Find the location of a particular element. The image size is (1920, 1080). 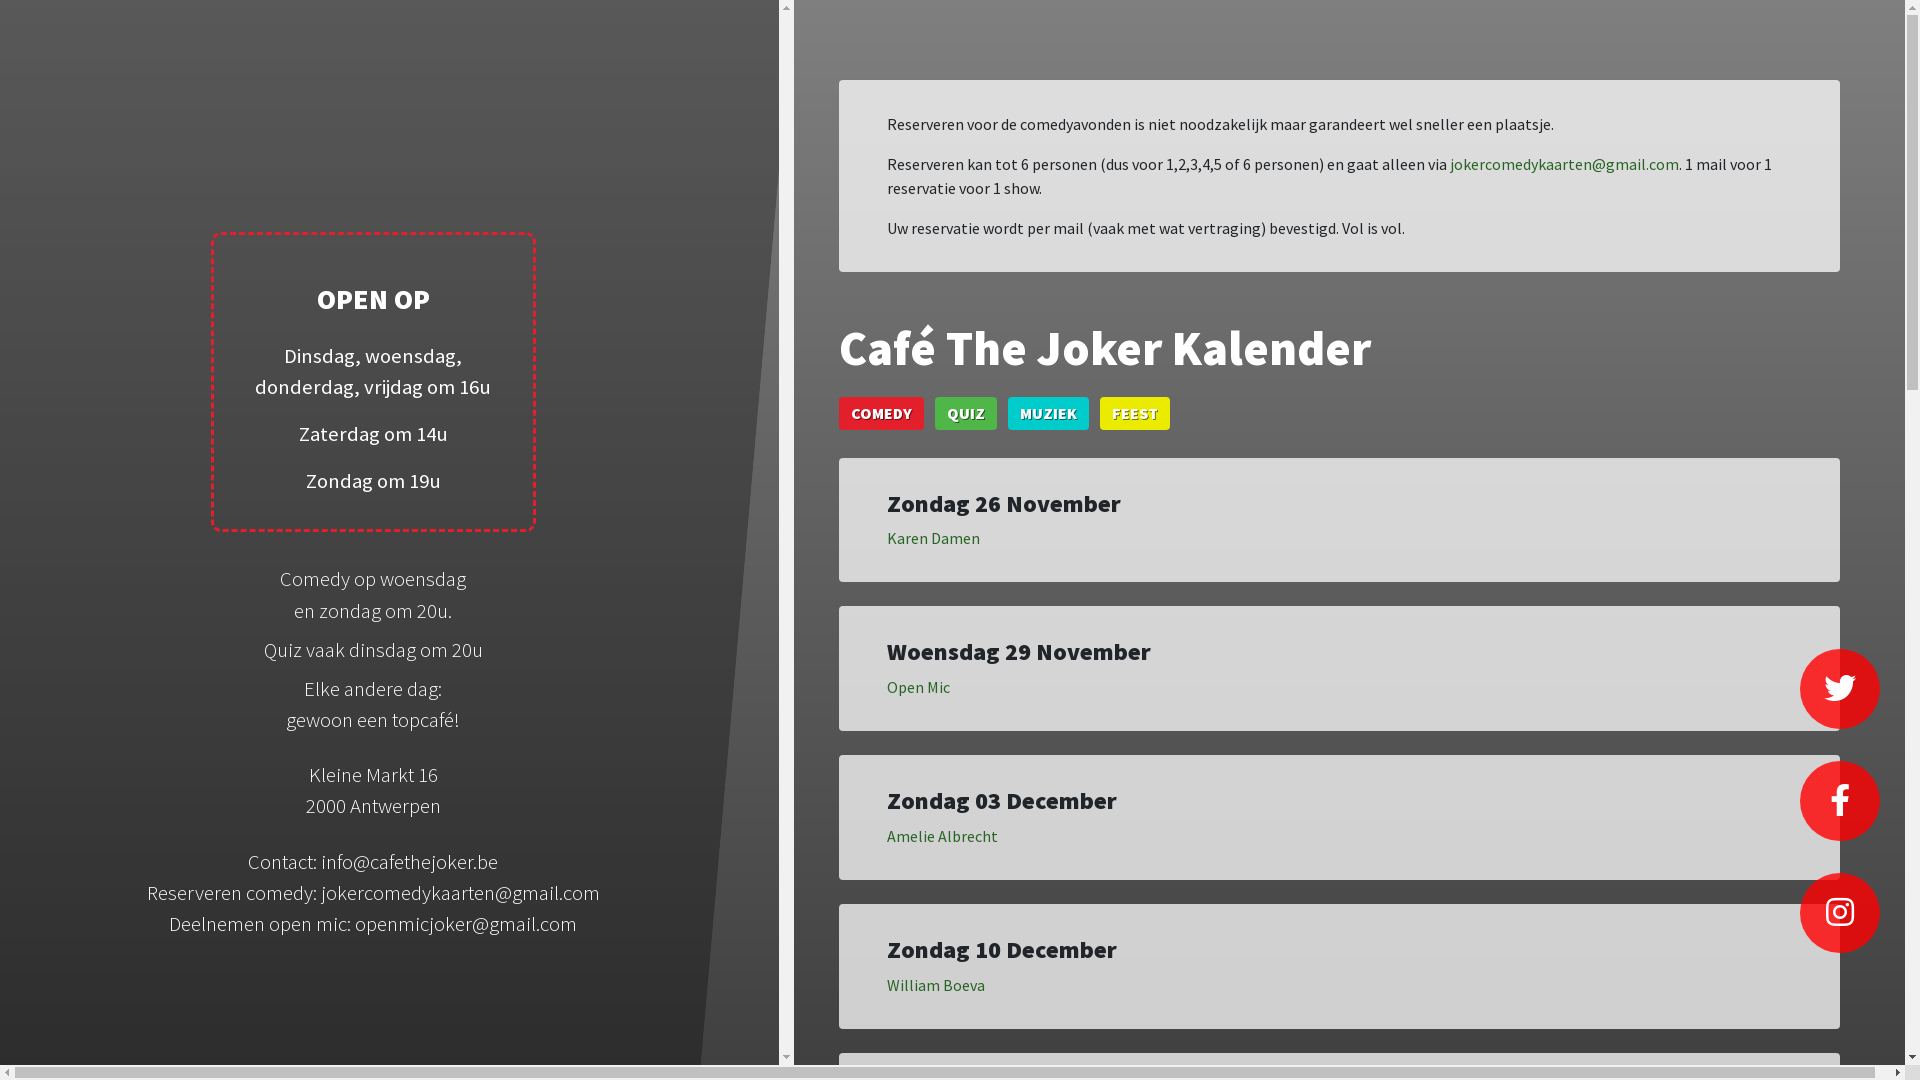

'info@cafethejoker.be' is located at coordinates (321, 860).